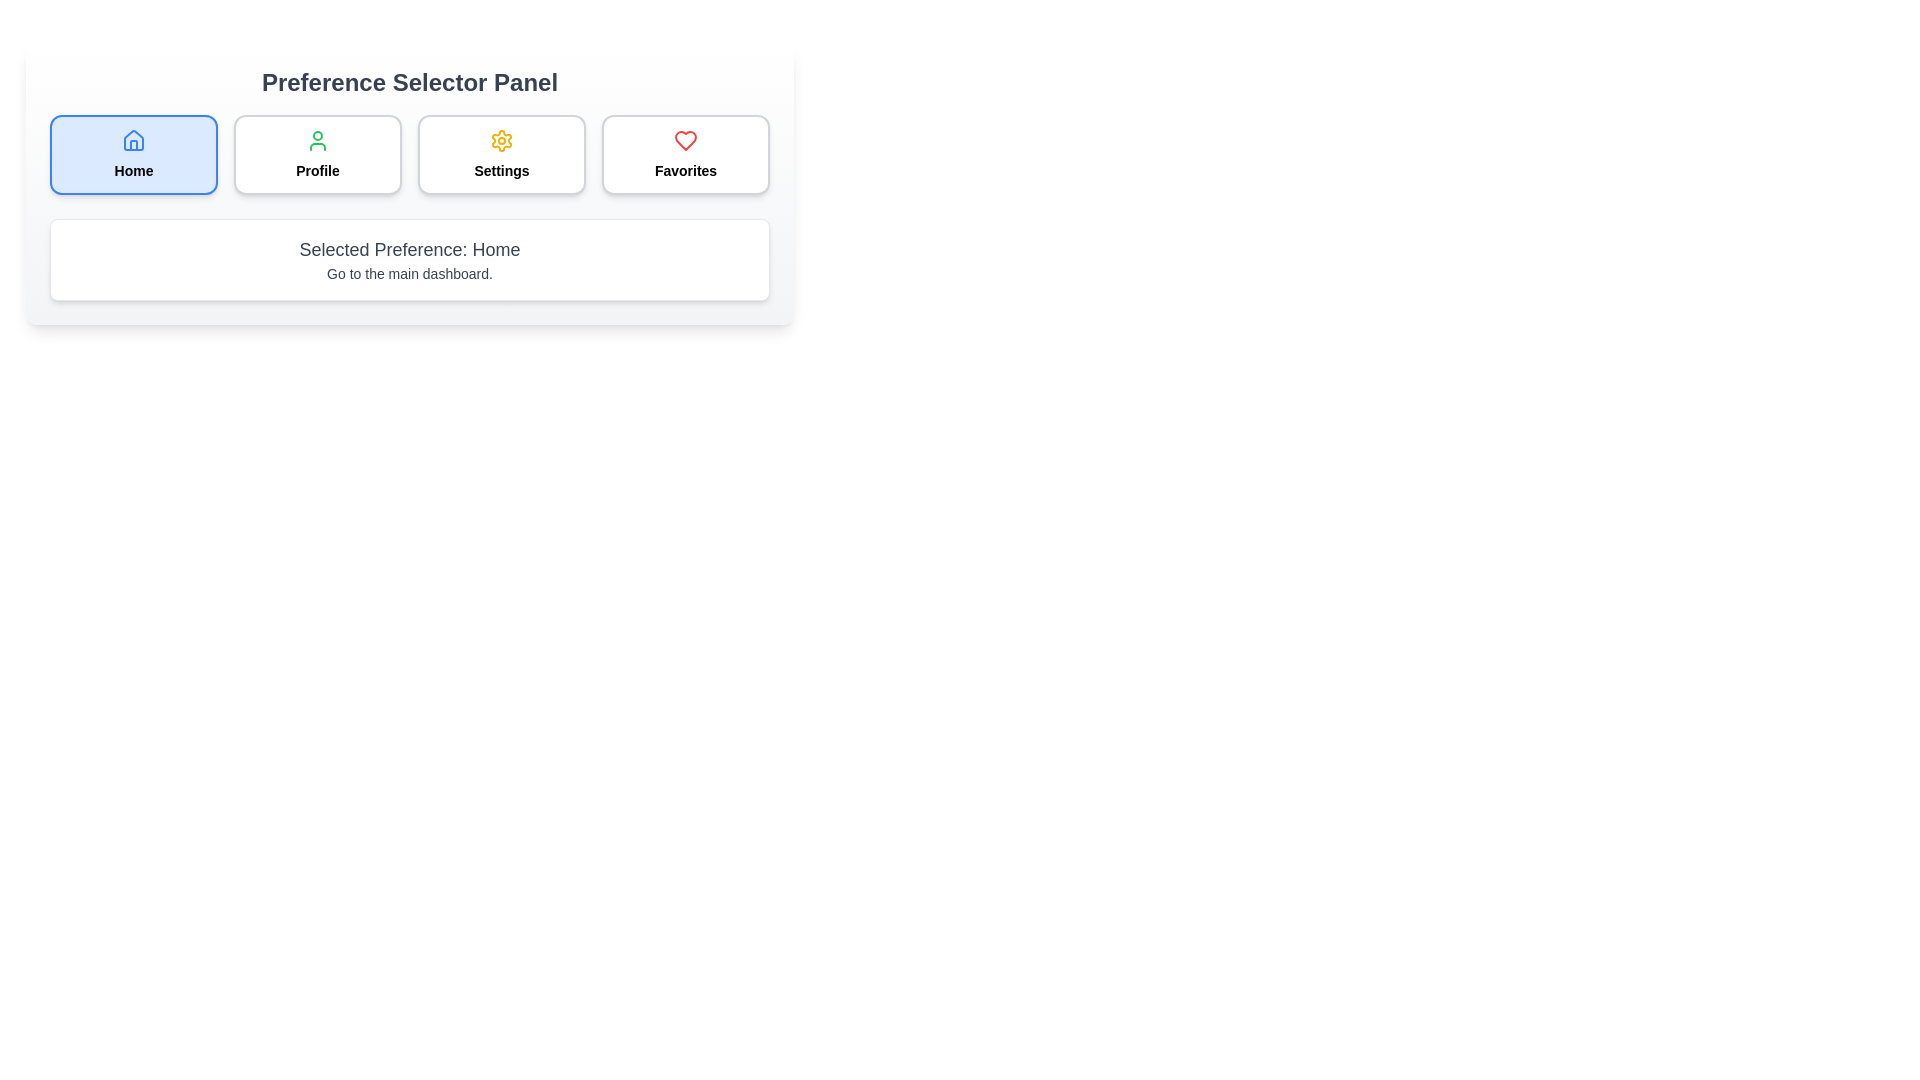 The image size is (1920, 1080). I want to click on the decorative house icon representing the 'Home' option in the preference selector panel, so click(133, 140).